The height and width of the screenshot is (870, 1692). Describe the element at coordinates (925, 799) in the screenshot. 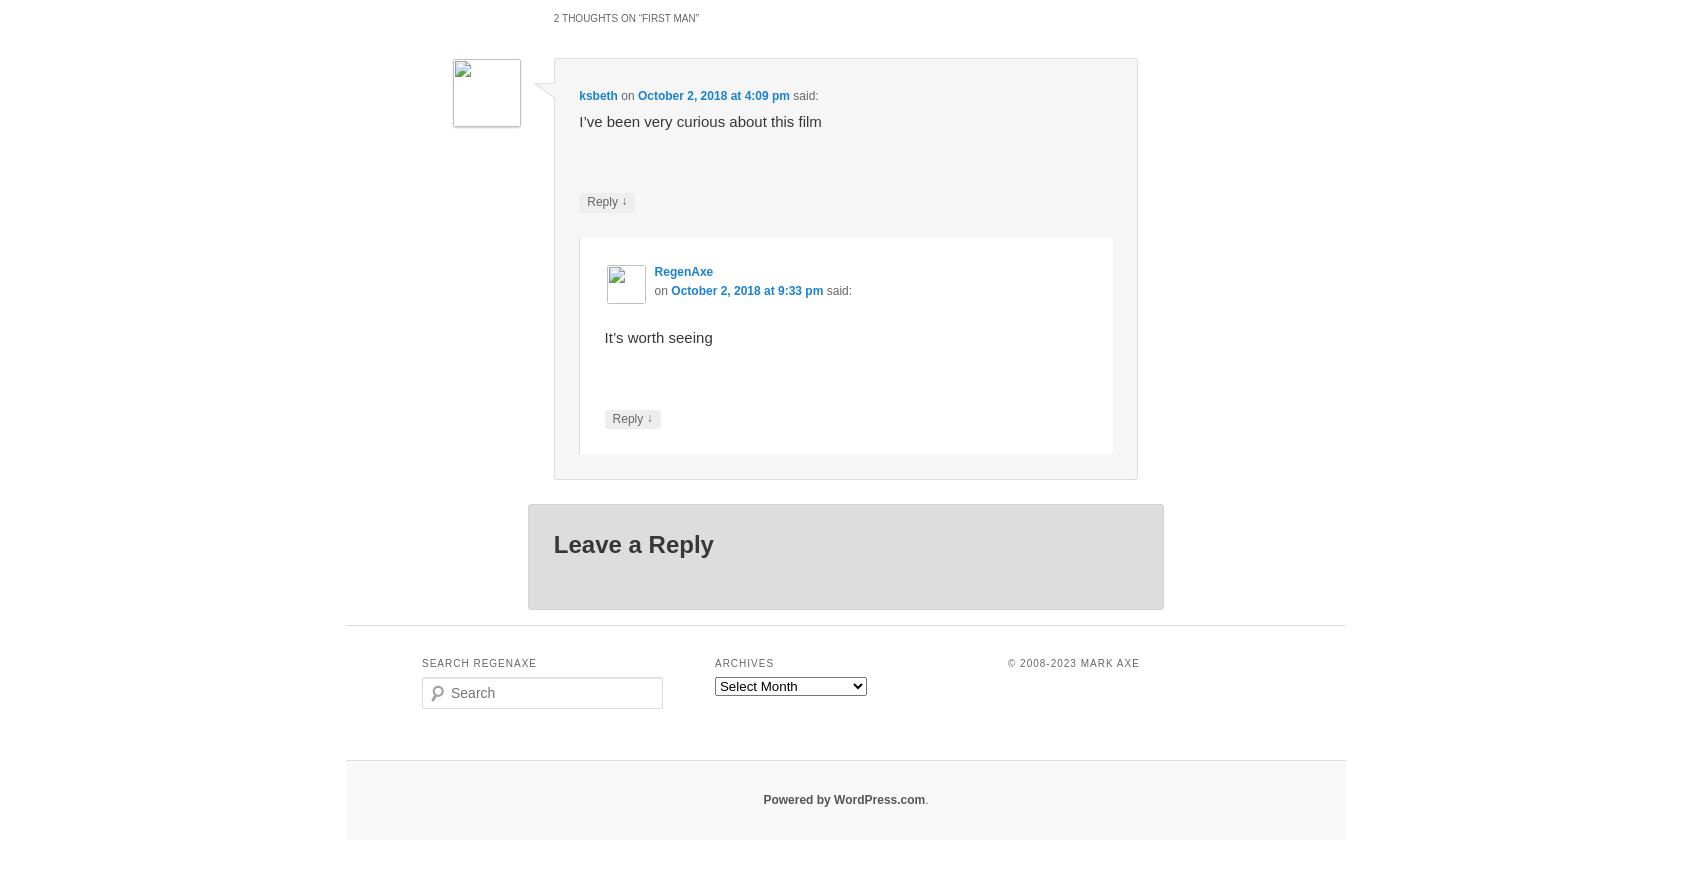

I see `'.'` at that location.